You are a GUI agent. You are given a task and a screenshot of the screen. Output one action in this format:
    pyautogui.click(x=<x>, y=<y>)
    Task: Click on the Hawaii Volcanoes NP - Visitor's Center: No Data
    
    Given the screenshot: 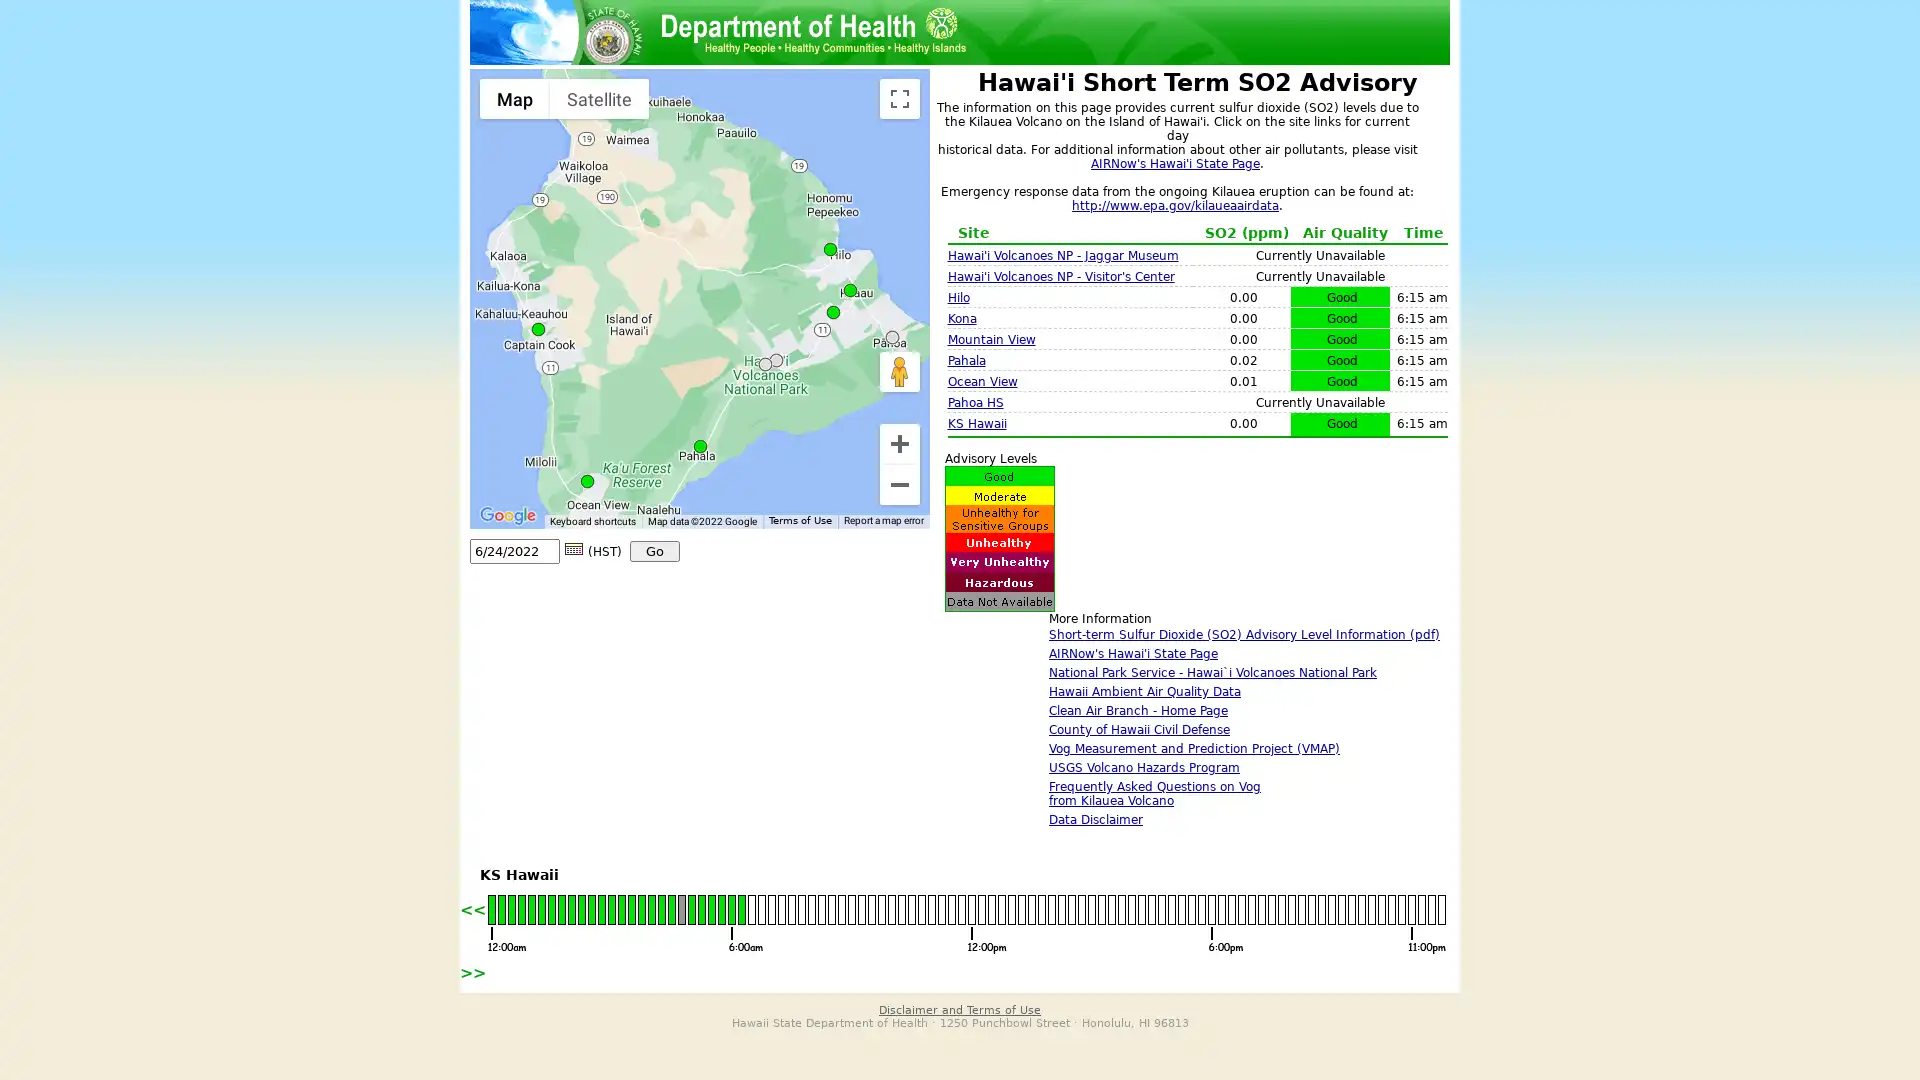 What is the action you would take?
    pyautogui.click(x=775, y=360)
    